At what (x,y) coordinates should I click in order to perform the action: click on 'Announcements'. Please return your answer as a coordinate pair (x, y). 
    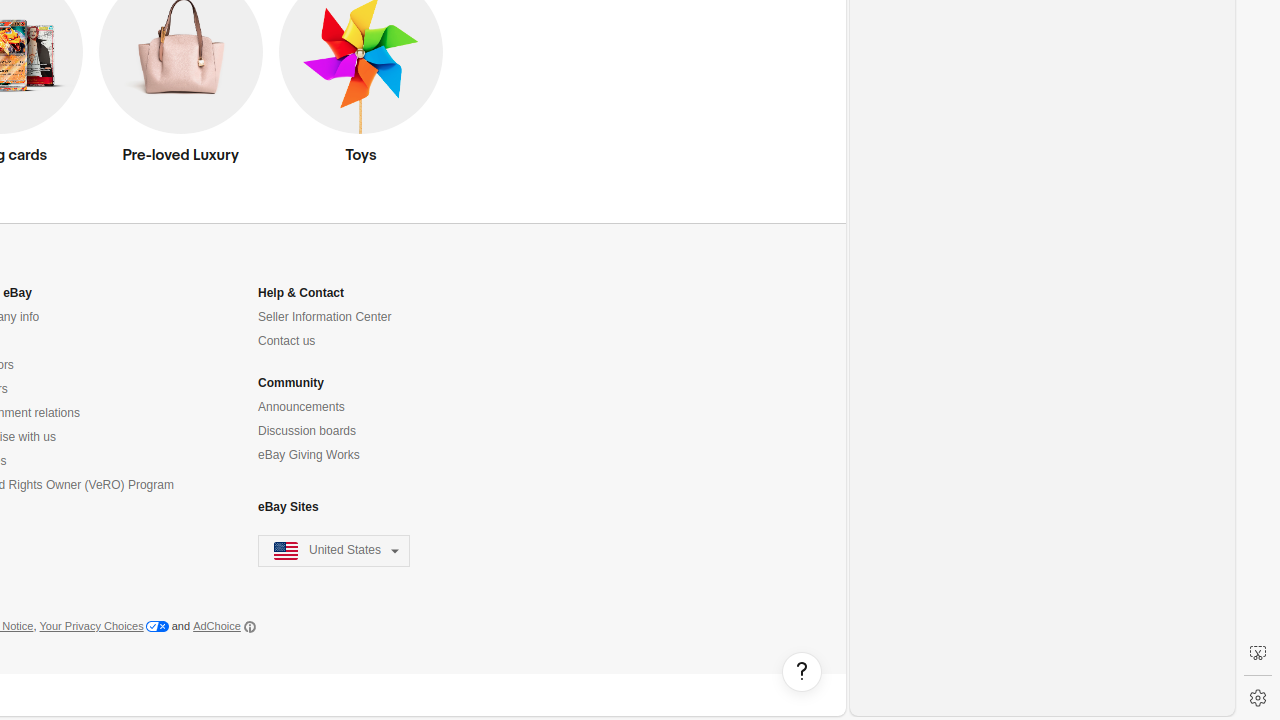
    Looking at the image, I should click on (300, 406).